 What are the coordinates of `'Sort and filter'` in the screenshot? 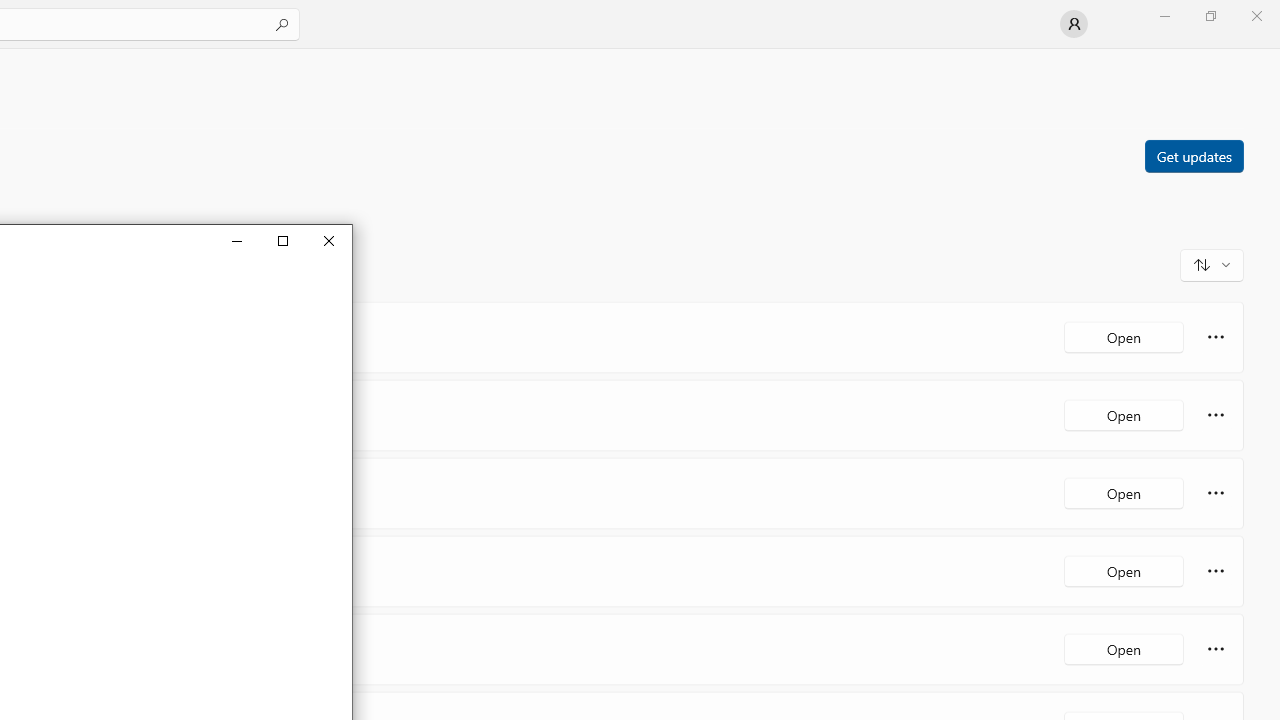 It's located at (1211, 263).